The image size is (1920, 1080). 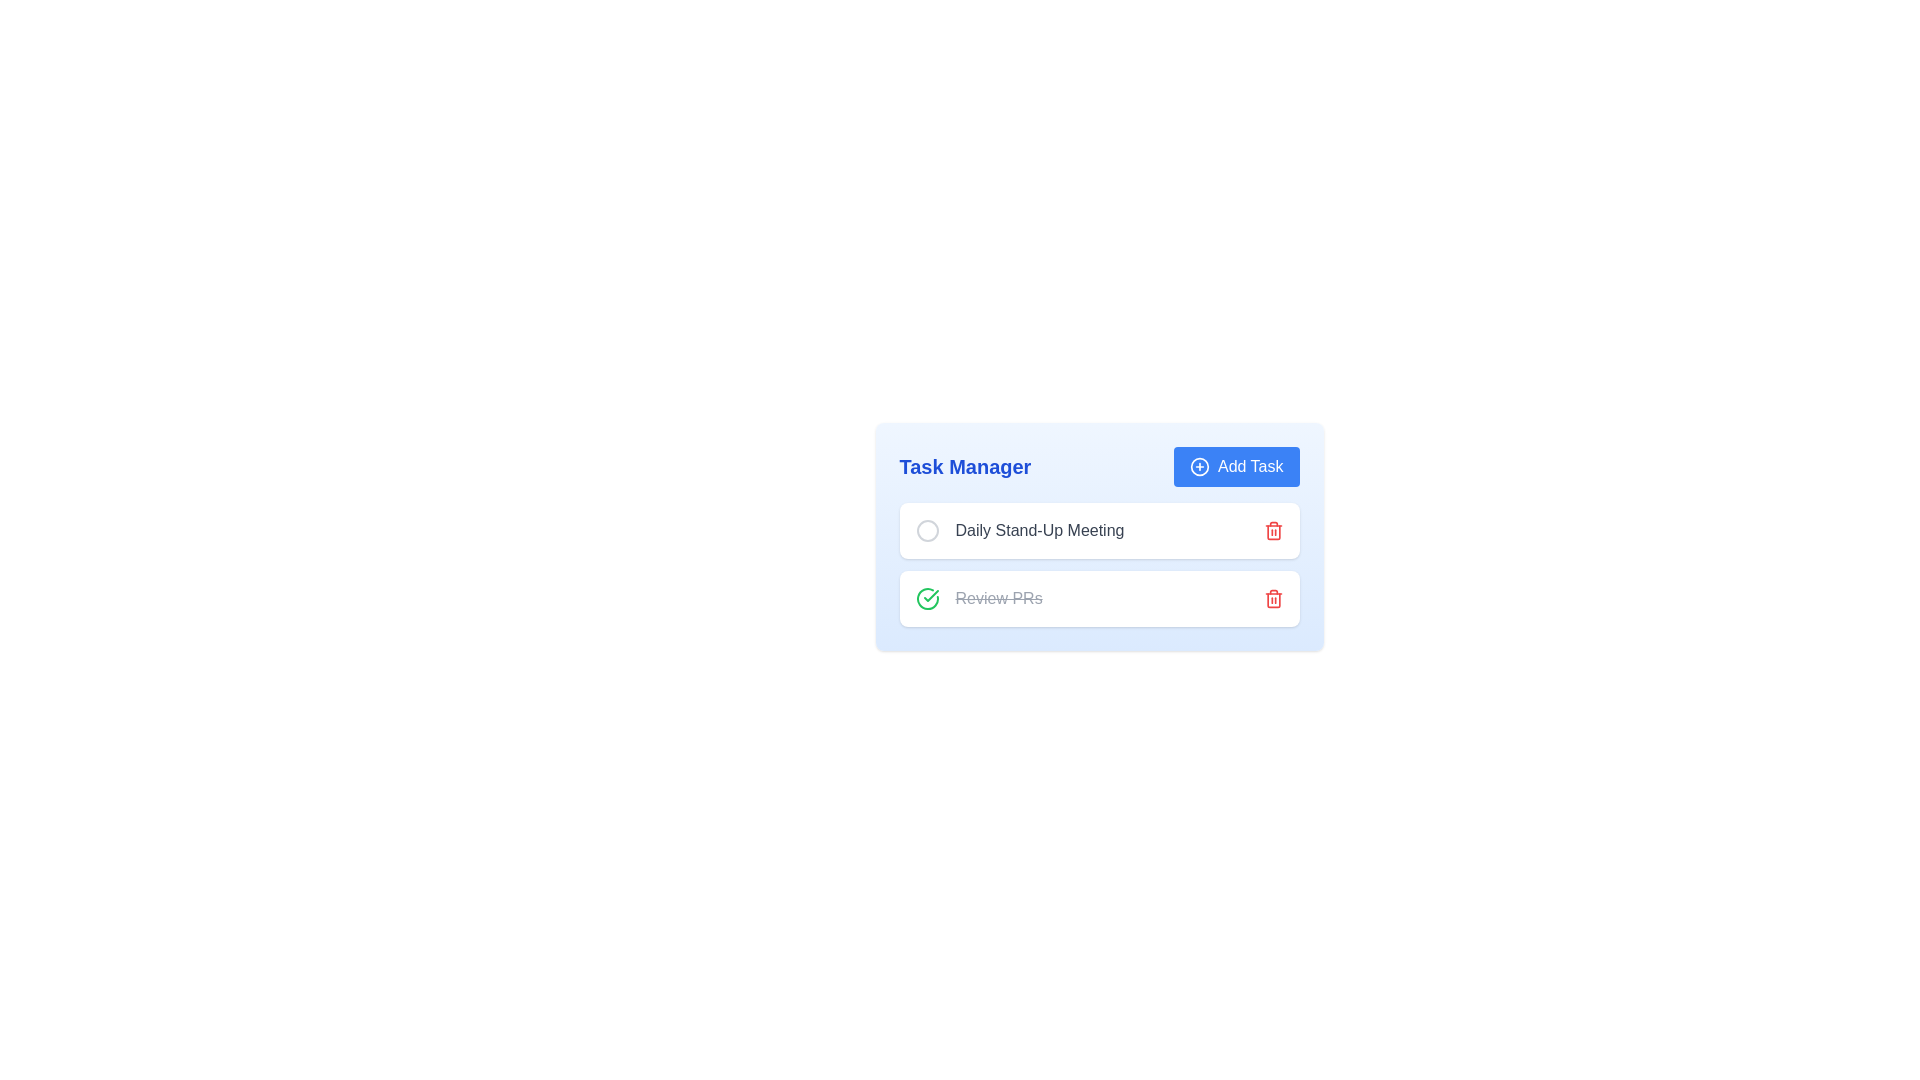 What do you see at coordinates (1272, 597) in the screenshot?
I see `the delete button (trash can icon) for the task labeled 'Review PRs' to observe the hover effect` at bounding box center [1272, 597].